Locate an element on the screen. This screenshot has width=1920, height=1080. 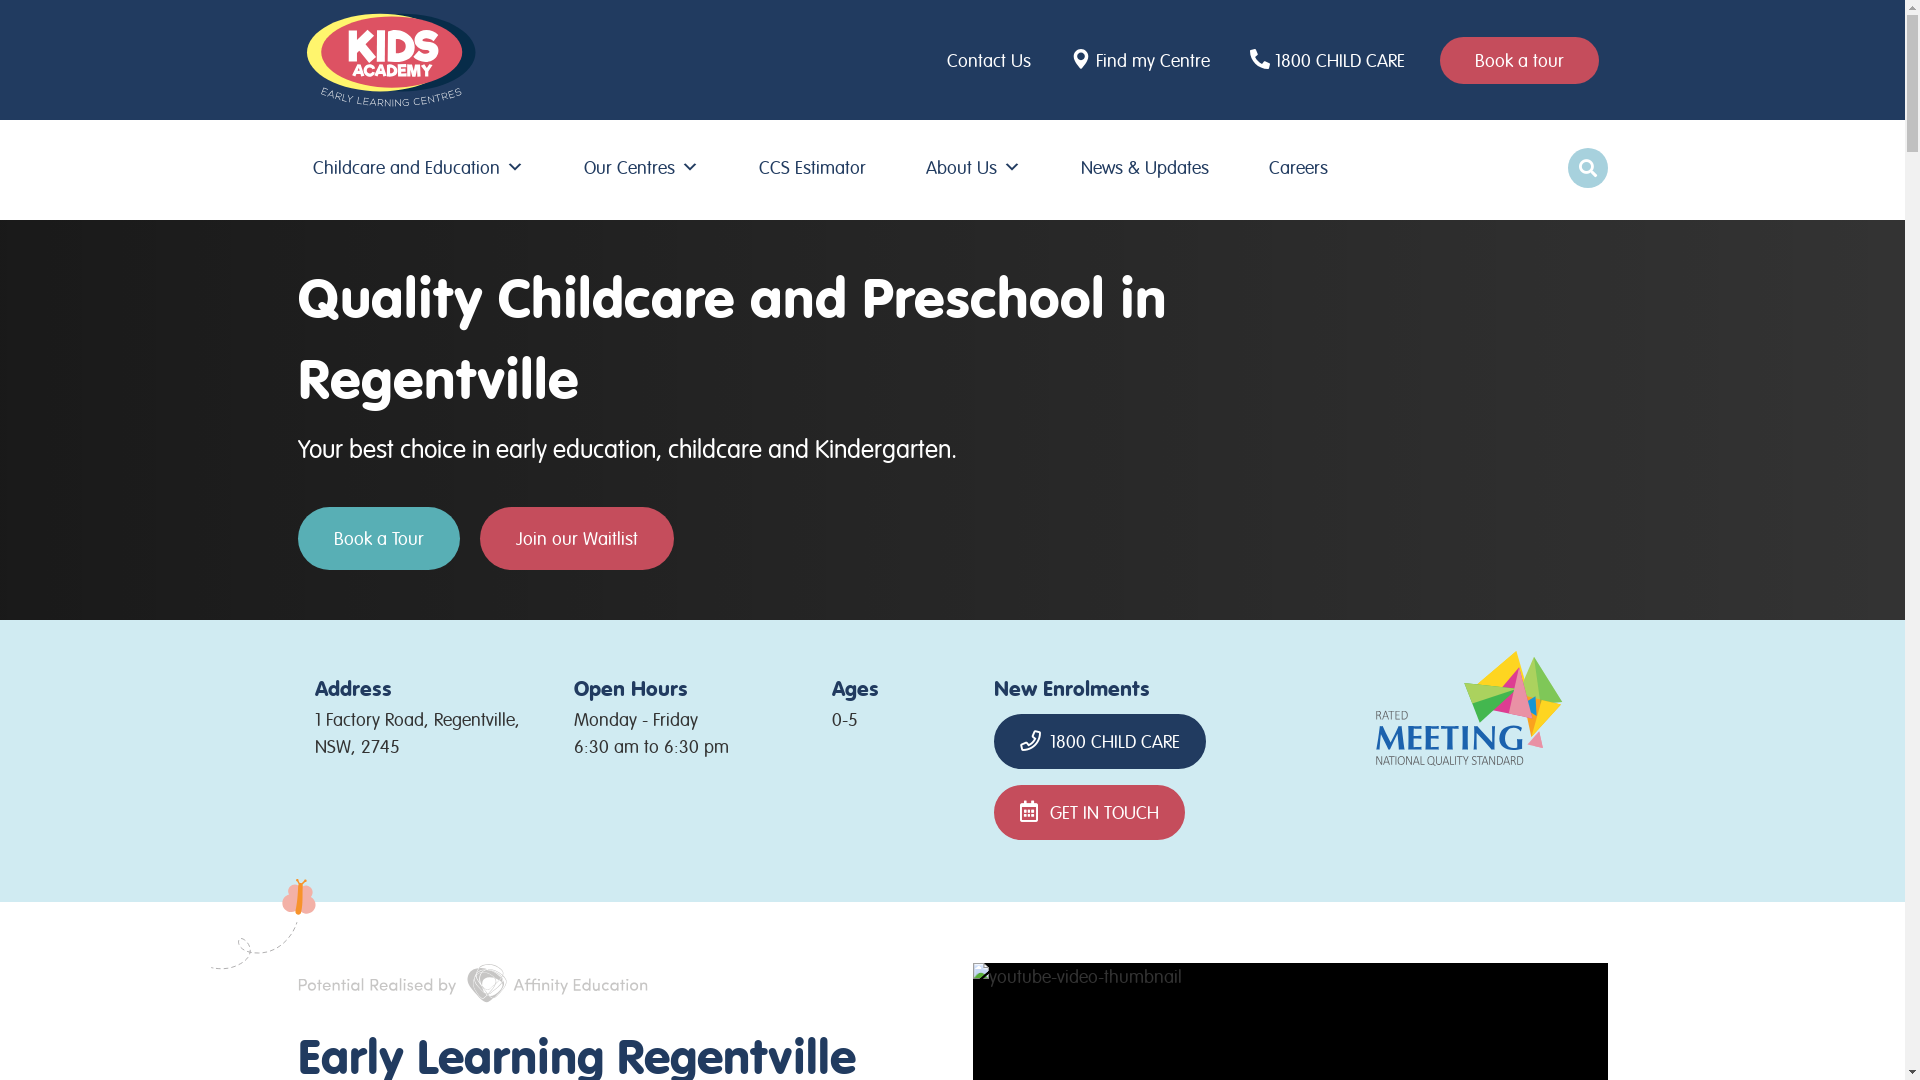
'News & Updates' is located at coordinates (1069, 166).